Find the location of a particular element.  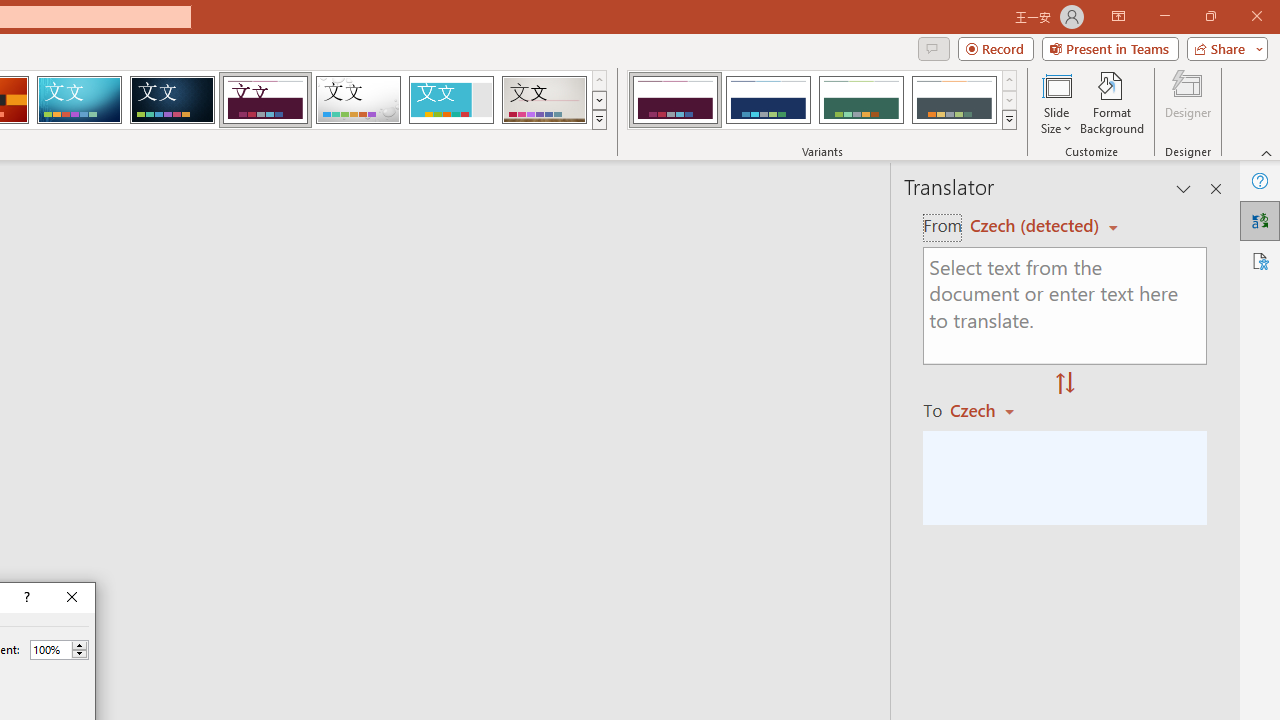

'Circuit' is located at coordinates (79, 100).